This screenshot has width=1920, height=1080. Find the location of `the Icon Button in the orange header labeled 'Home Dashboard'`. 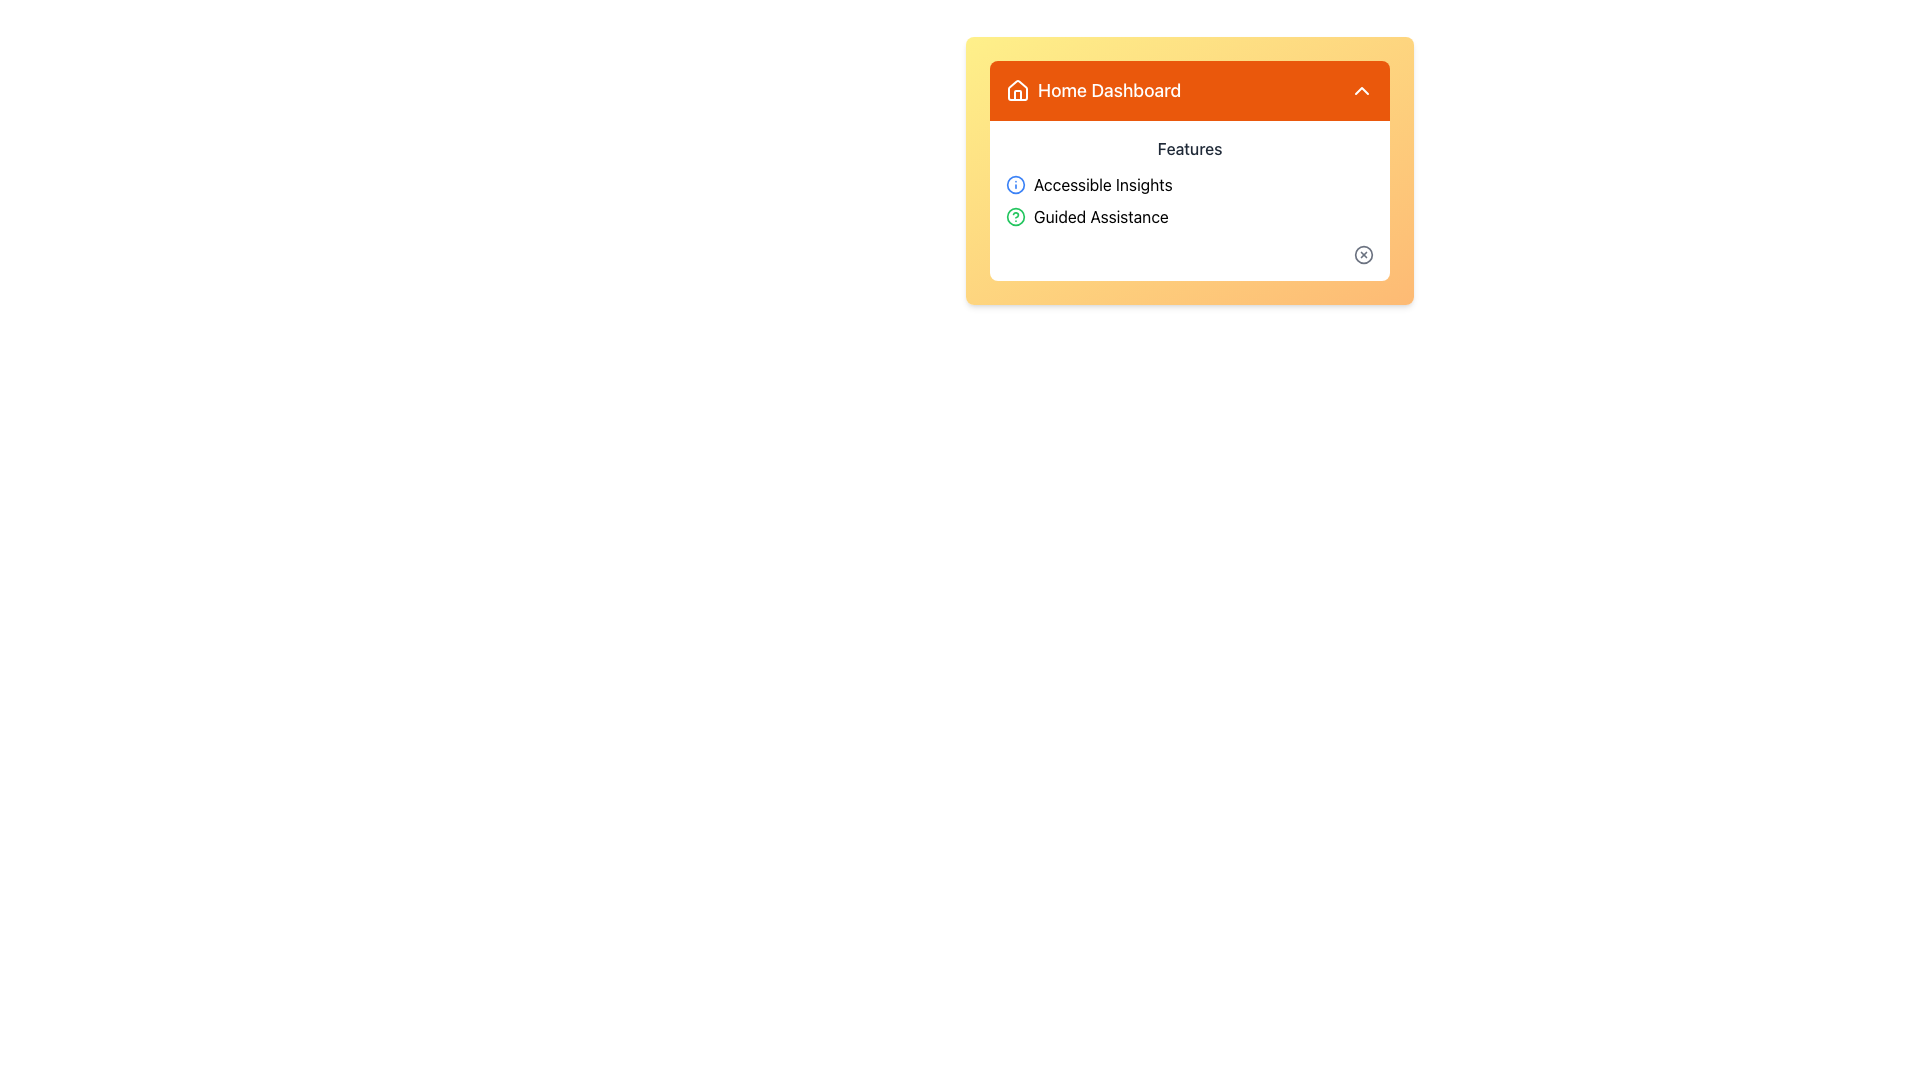

the Icon Button in the orange header labeled 'Home Dashboard' is located at coordinates (1361, 91).